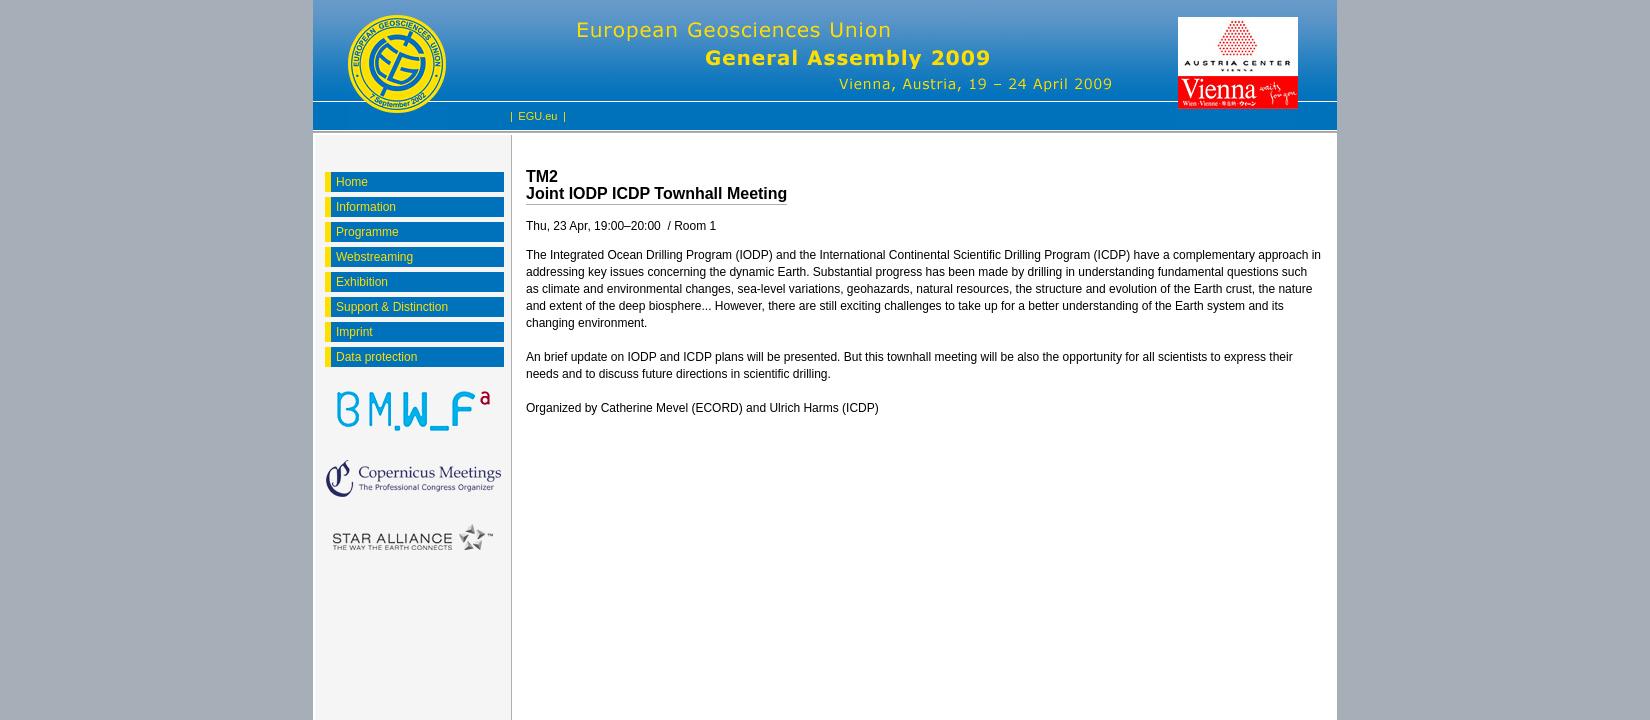  What do you see at coordinates (574, 225) in the screenshot?
I see `'Thu, 23 Apr, 19:00'` at bounding box center [574, 225].